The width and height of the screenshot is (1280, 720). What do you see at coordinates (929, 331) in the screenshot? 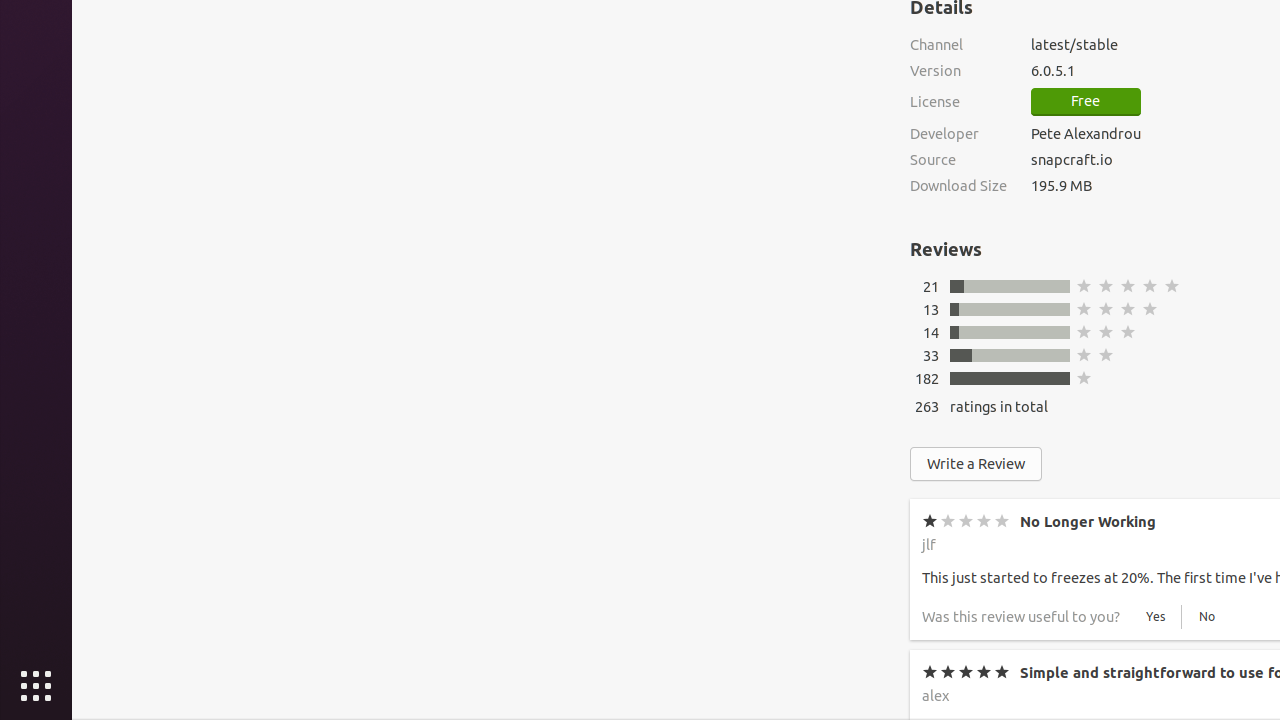
I see `'14'` at bounding box center [929, 331].